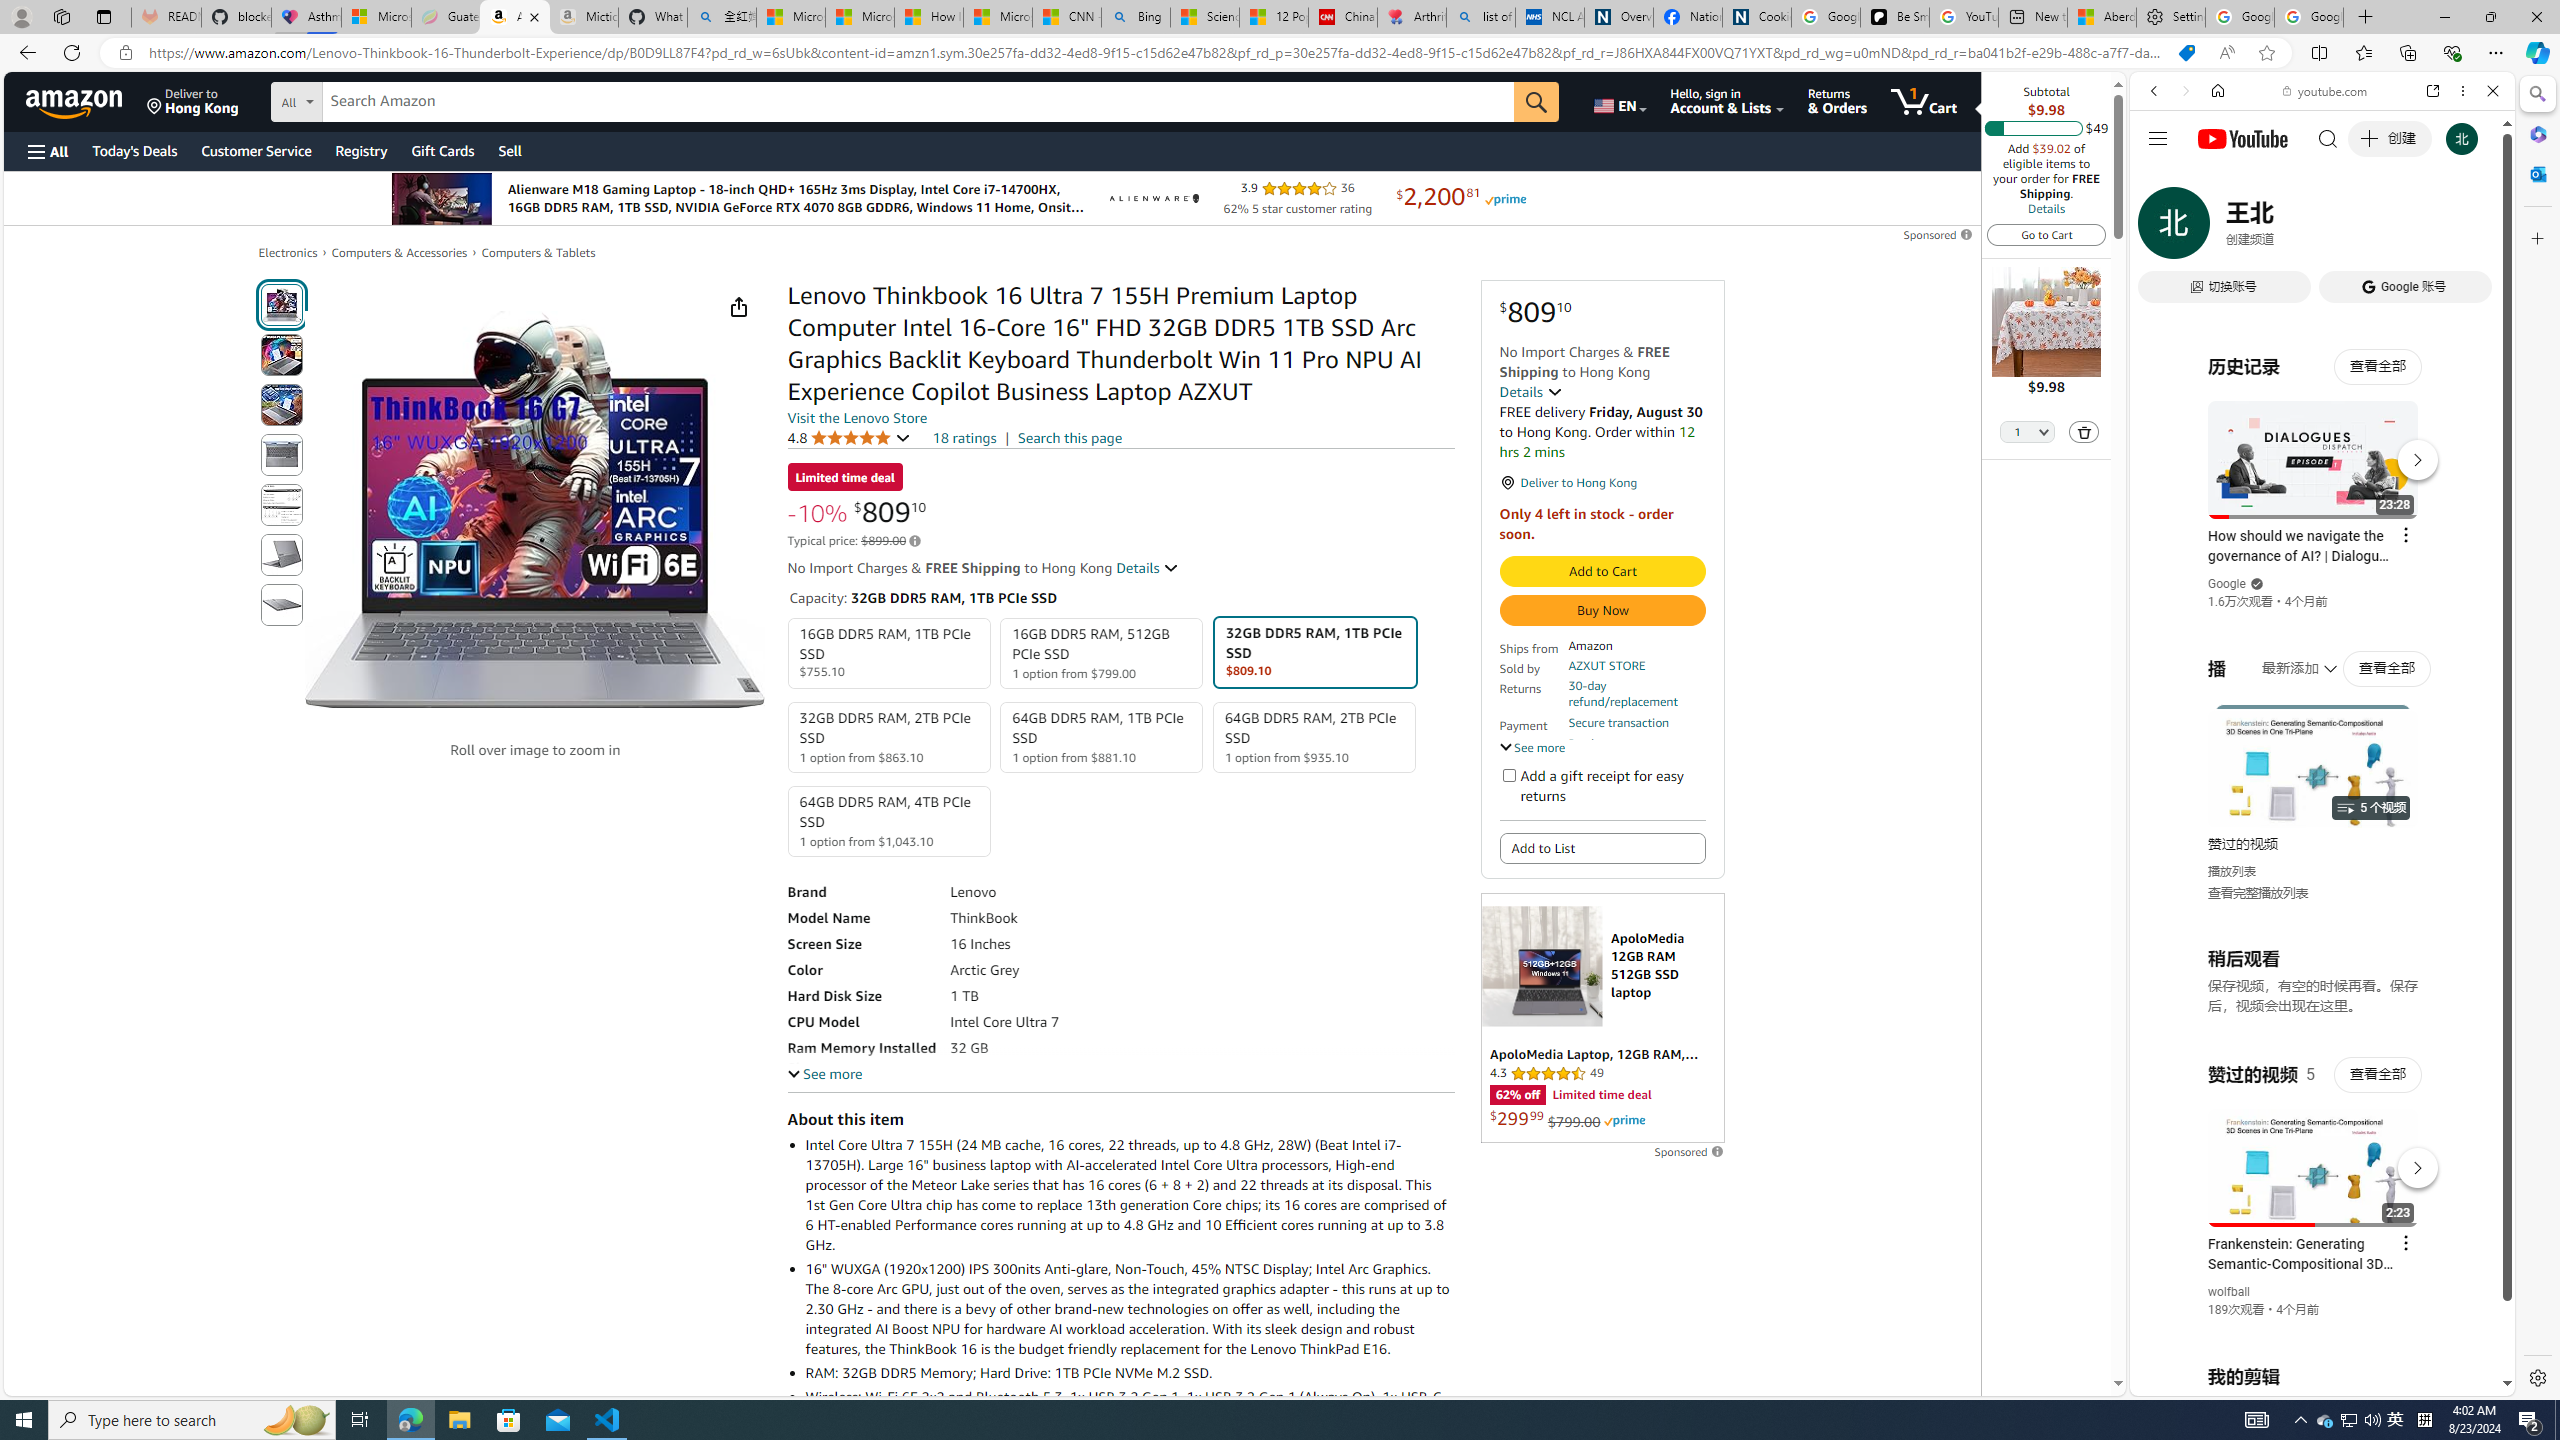 The height and width of the screenshot is (1440, 2560). I want to click on 'NCL Adult Asthma Inhaler Choice Guideline', so click(1549, 16).